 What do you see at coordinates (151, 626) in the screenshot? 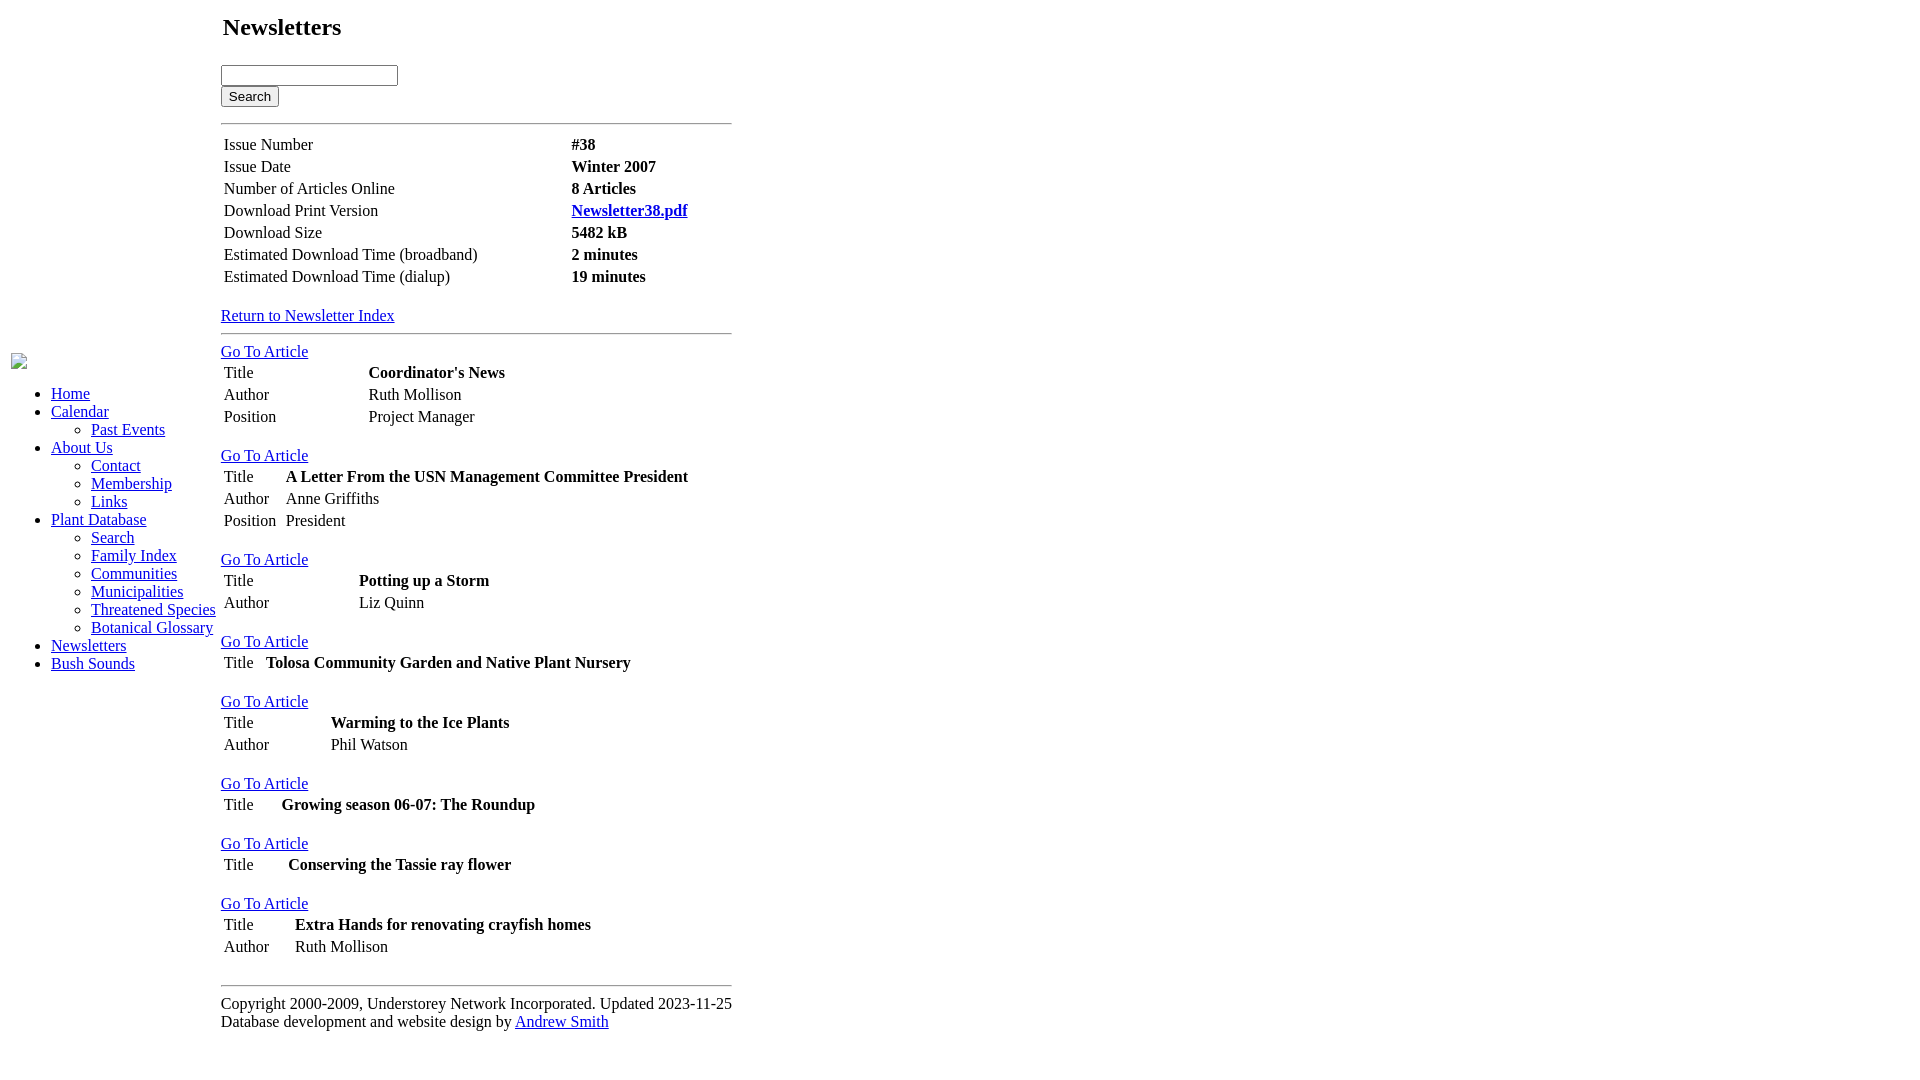
I see `'Botanical Glossary'` at bounding box center [151, 626].